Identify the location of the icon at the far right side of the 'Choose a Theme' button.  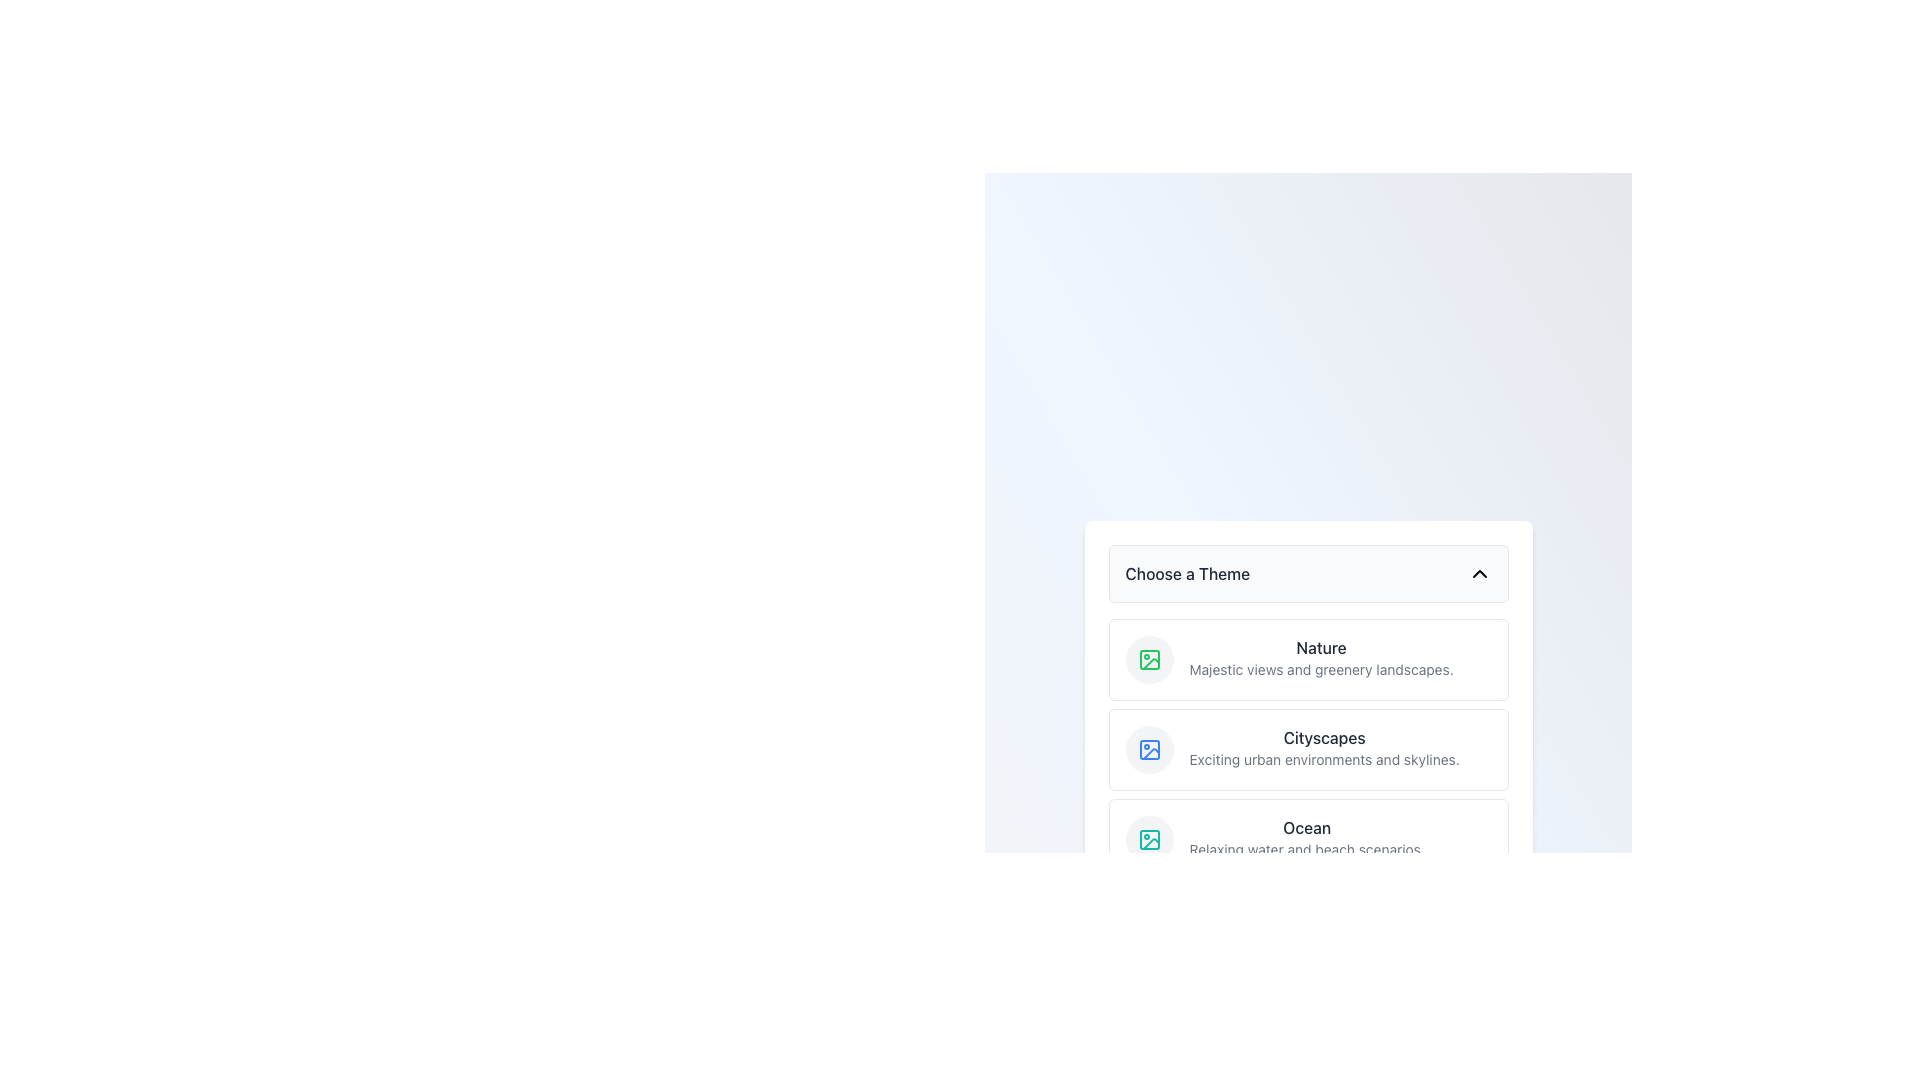
(1479, 574).